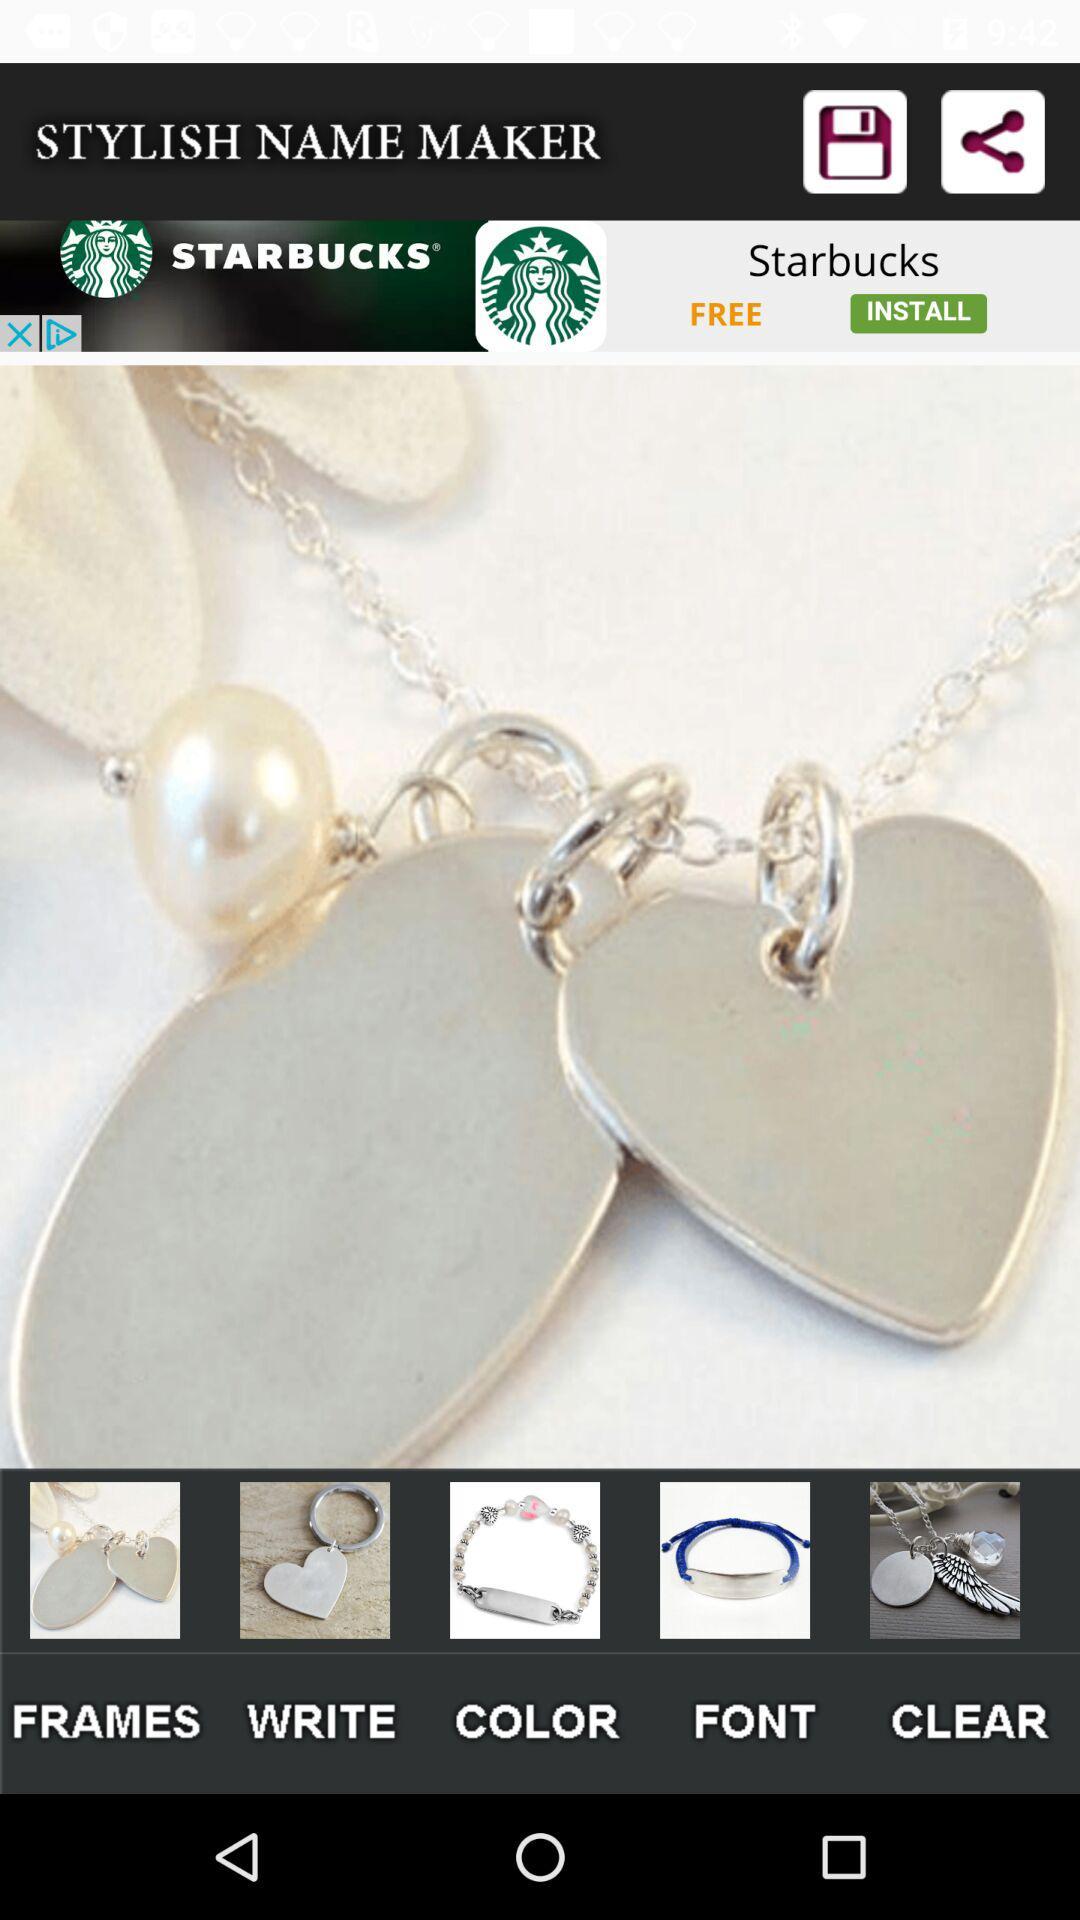 The height and width of the screenshot is (1920, 1080). Describe the element at coordinates (538, 1722) in the screenshot. I see `changing the color` at that location.